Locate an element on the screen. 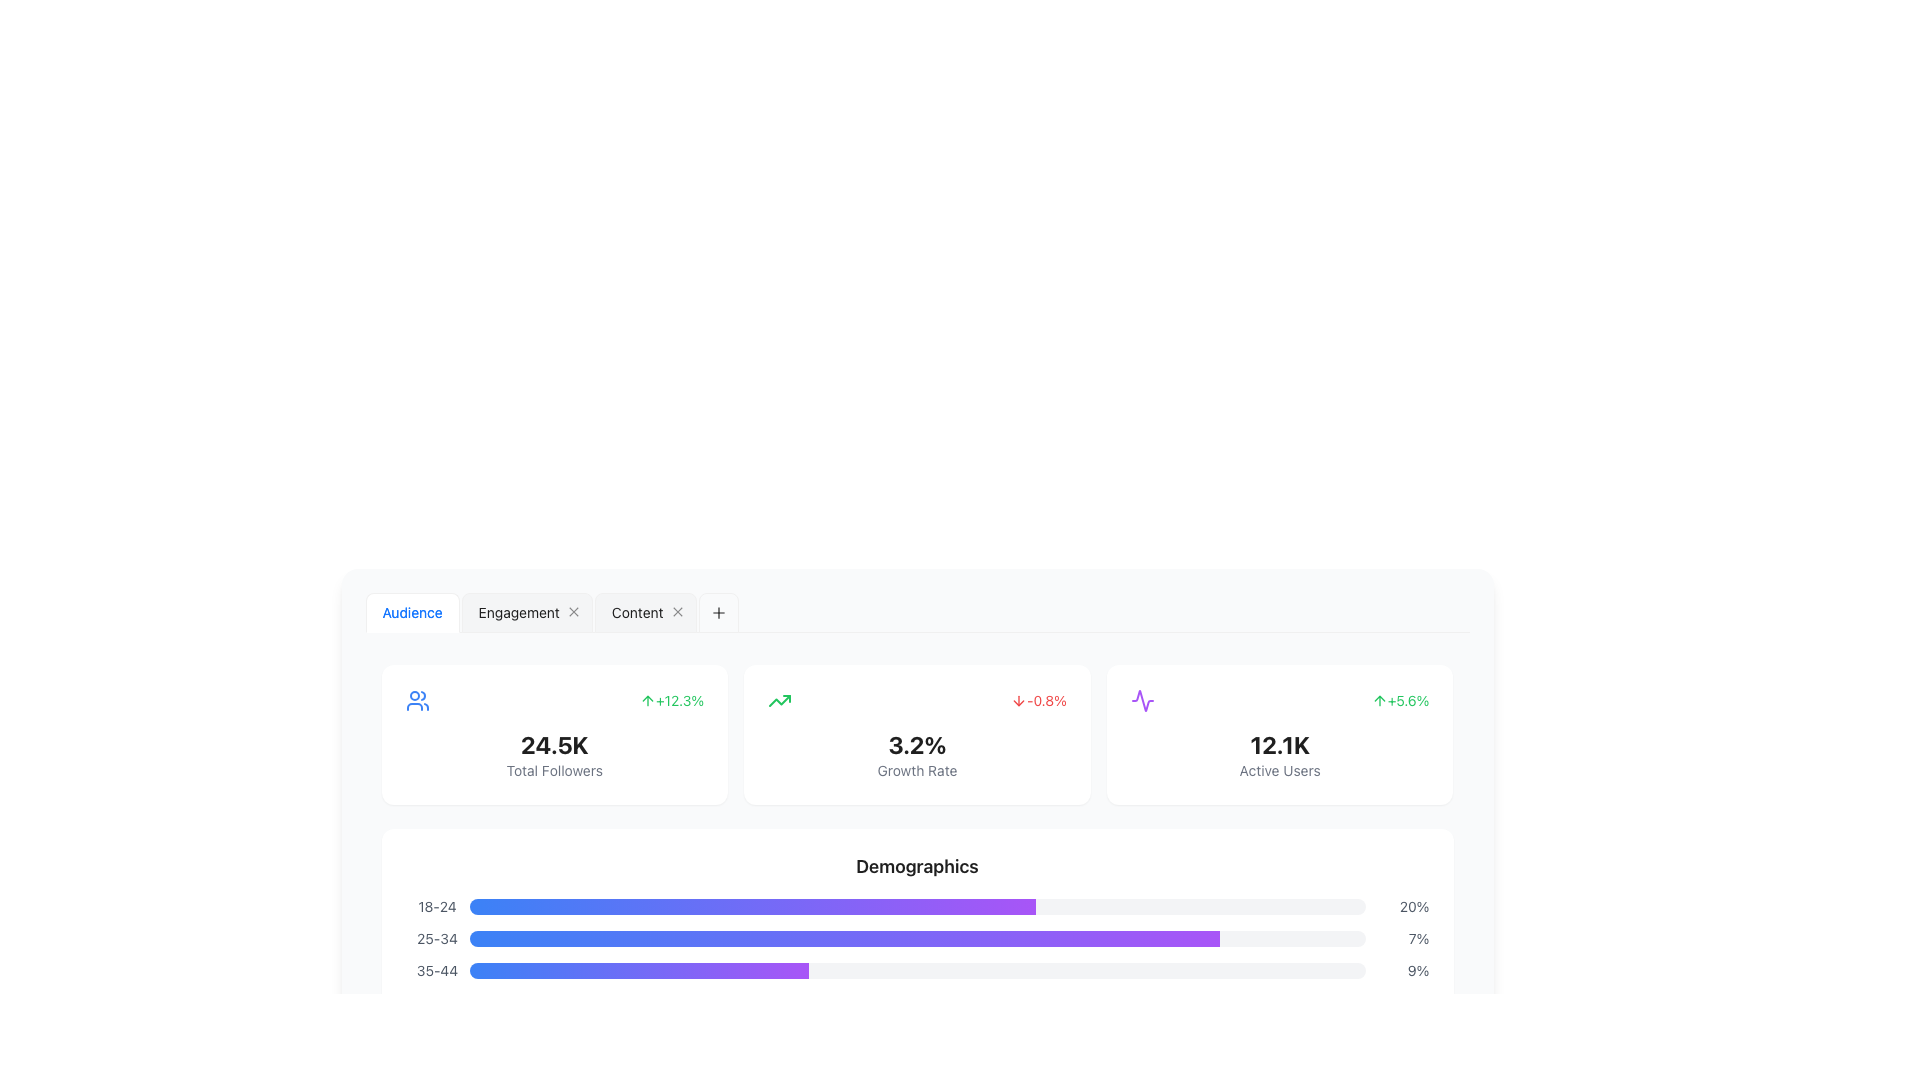 Image resolution: width=1920 pixels, height=1080 pixels. the 'Audience' tab in the top navigation bar is located at coordinates (411, 612).